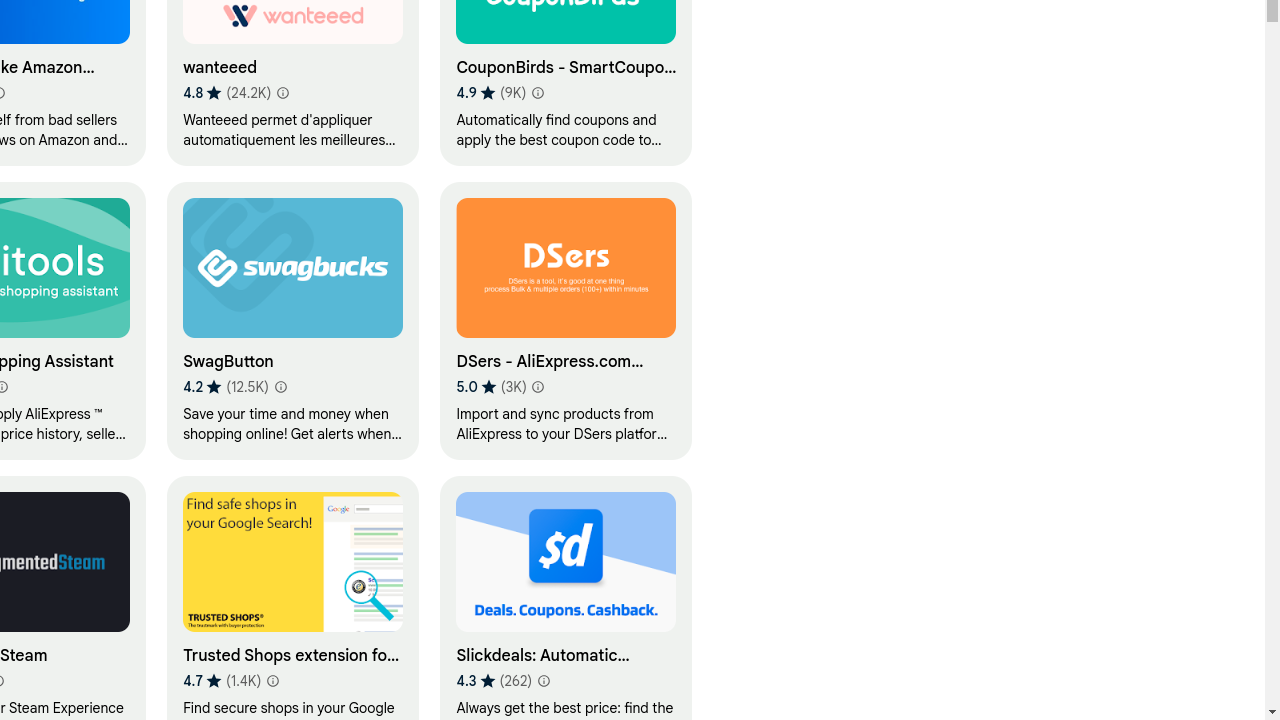 The image size is (1280, 720). I want to click on 'Learn more about results and reviews "DSers - AliExpress.com Product Importer"', so click(537, 387).